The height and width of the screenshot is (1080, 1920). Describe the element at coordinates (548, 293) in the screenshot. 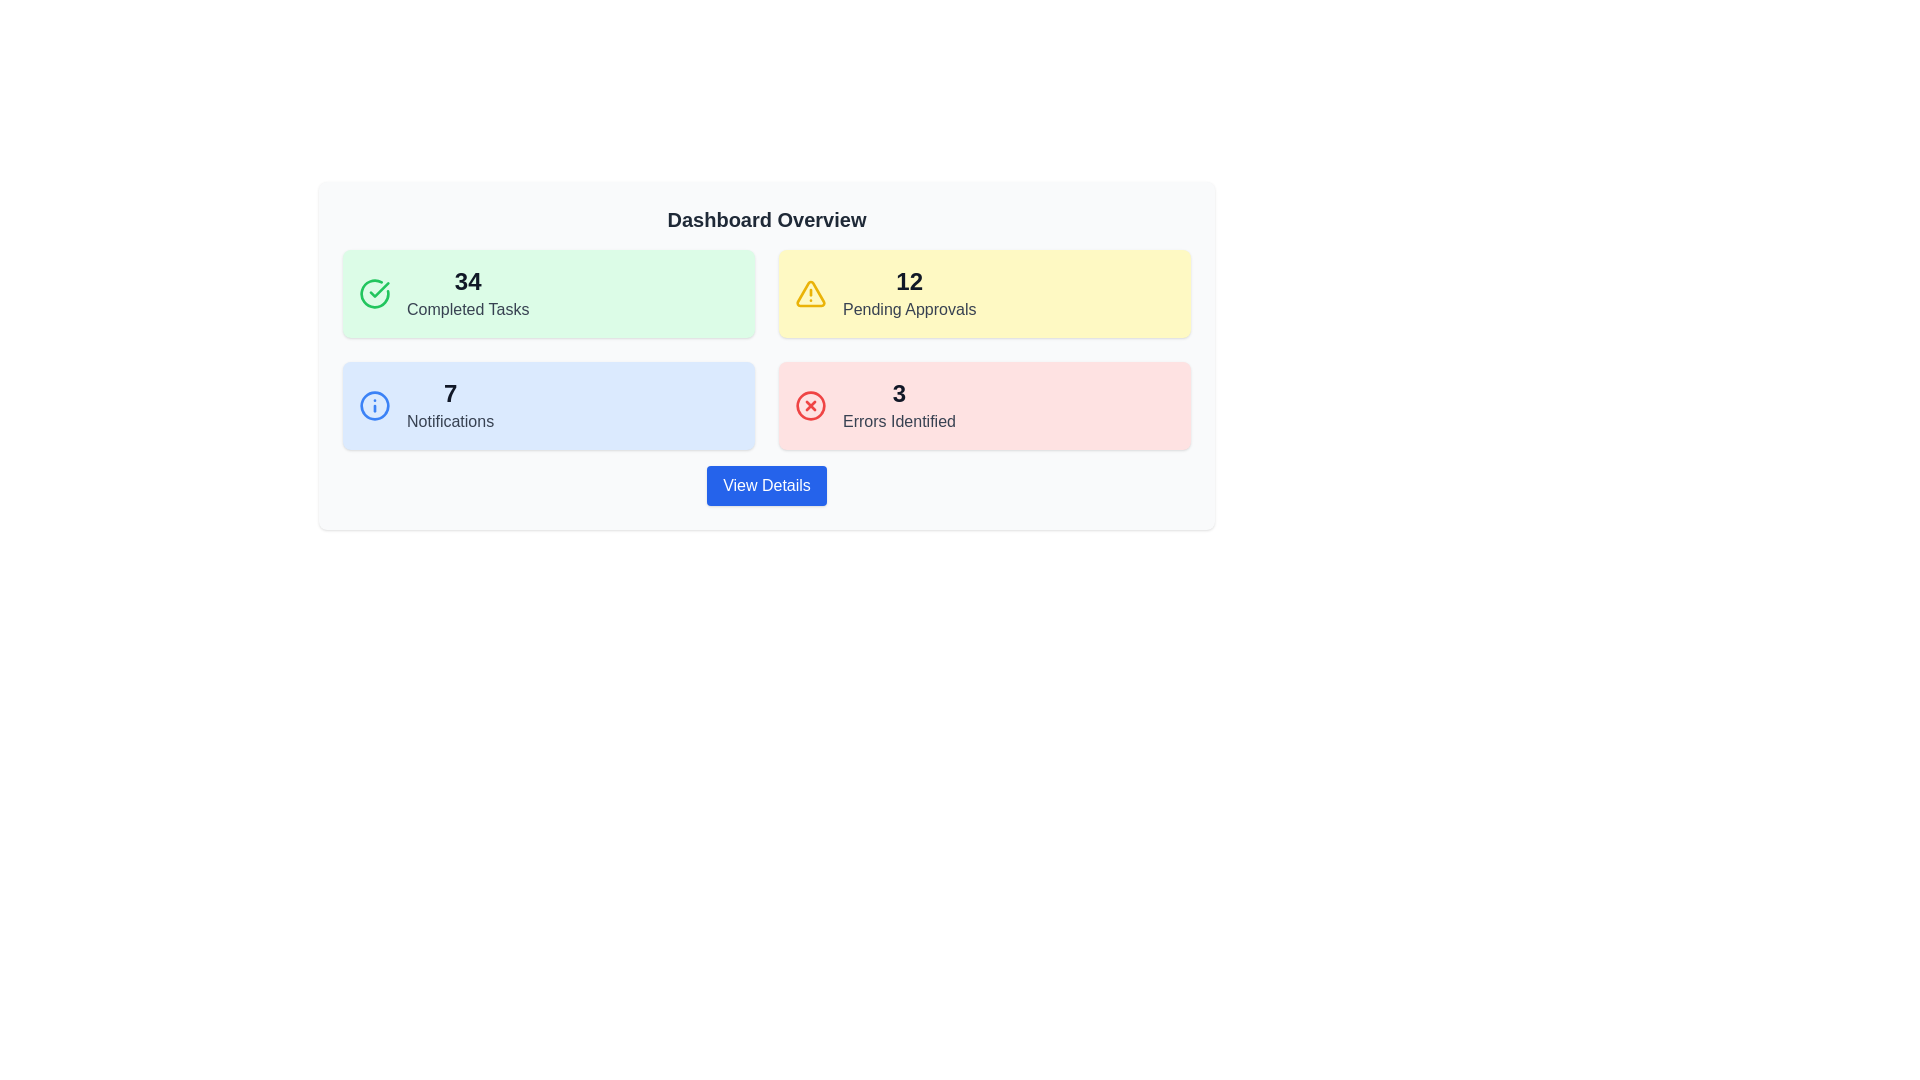

I see `the Informational card displaying the count of completed tasks ('34') in the top-left position of the grid layout` at that location.